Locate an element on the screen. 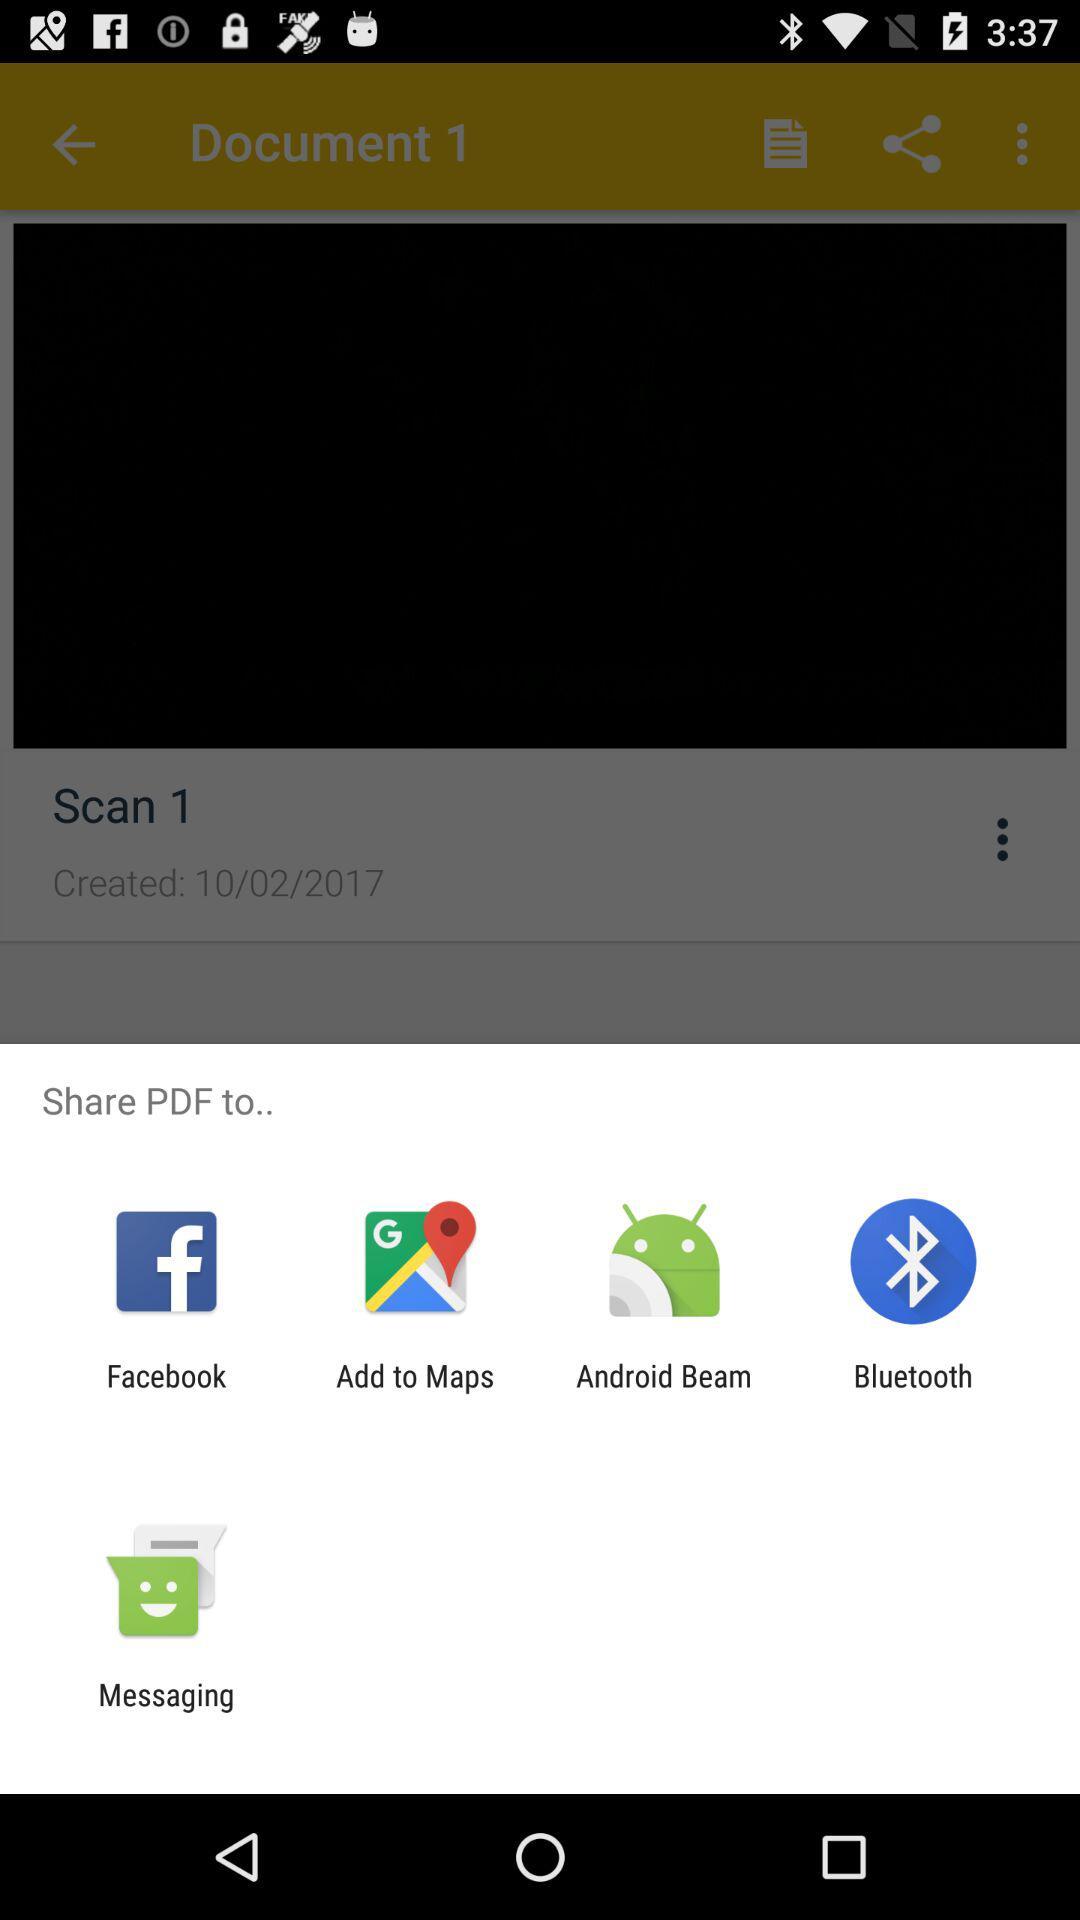 The height and width of the screenshot is (1920, 1080). the android beam icon is located at coordinates (664, 1392).